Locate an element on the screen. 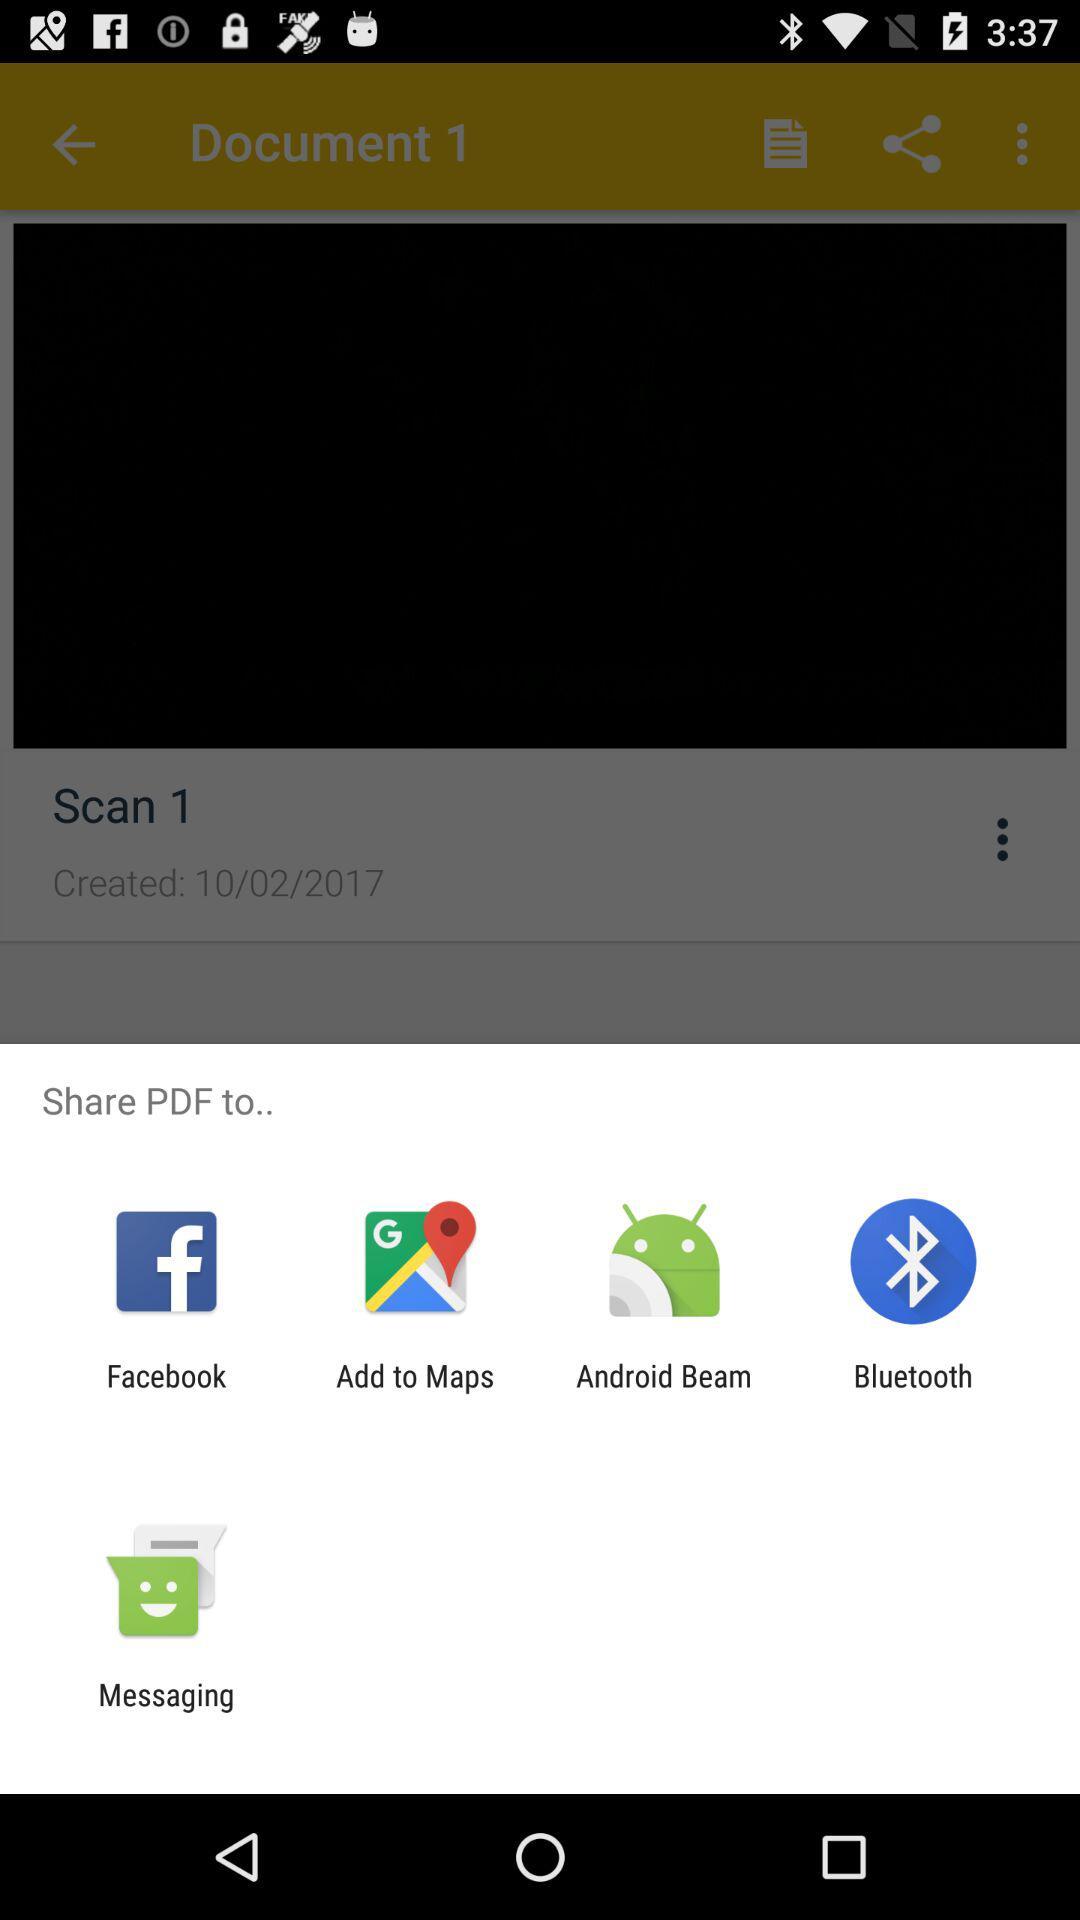 The height and width of the screenshot is (1920, 1080). the android beam icon is located at coordinates (664, 1392).